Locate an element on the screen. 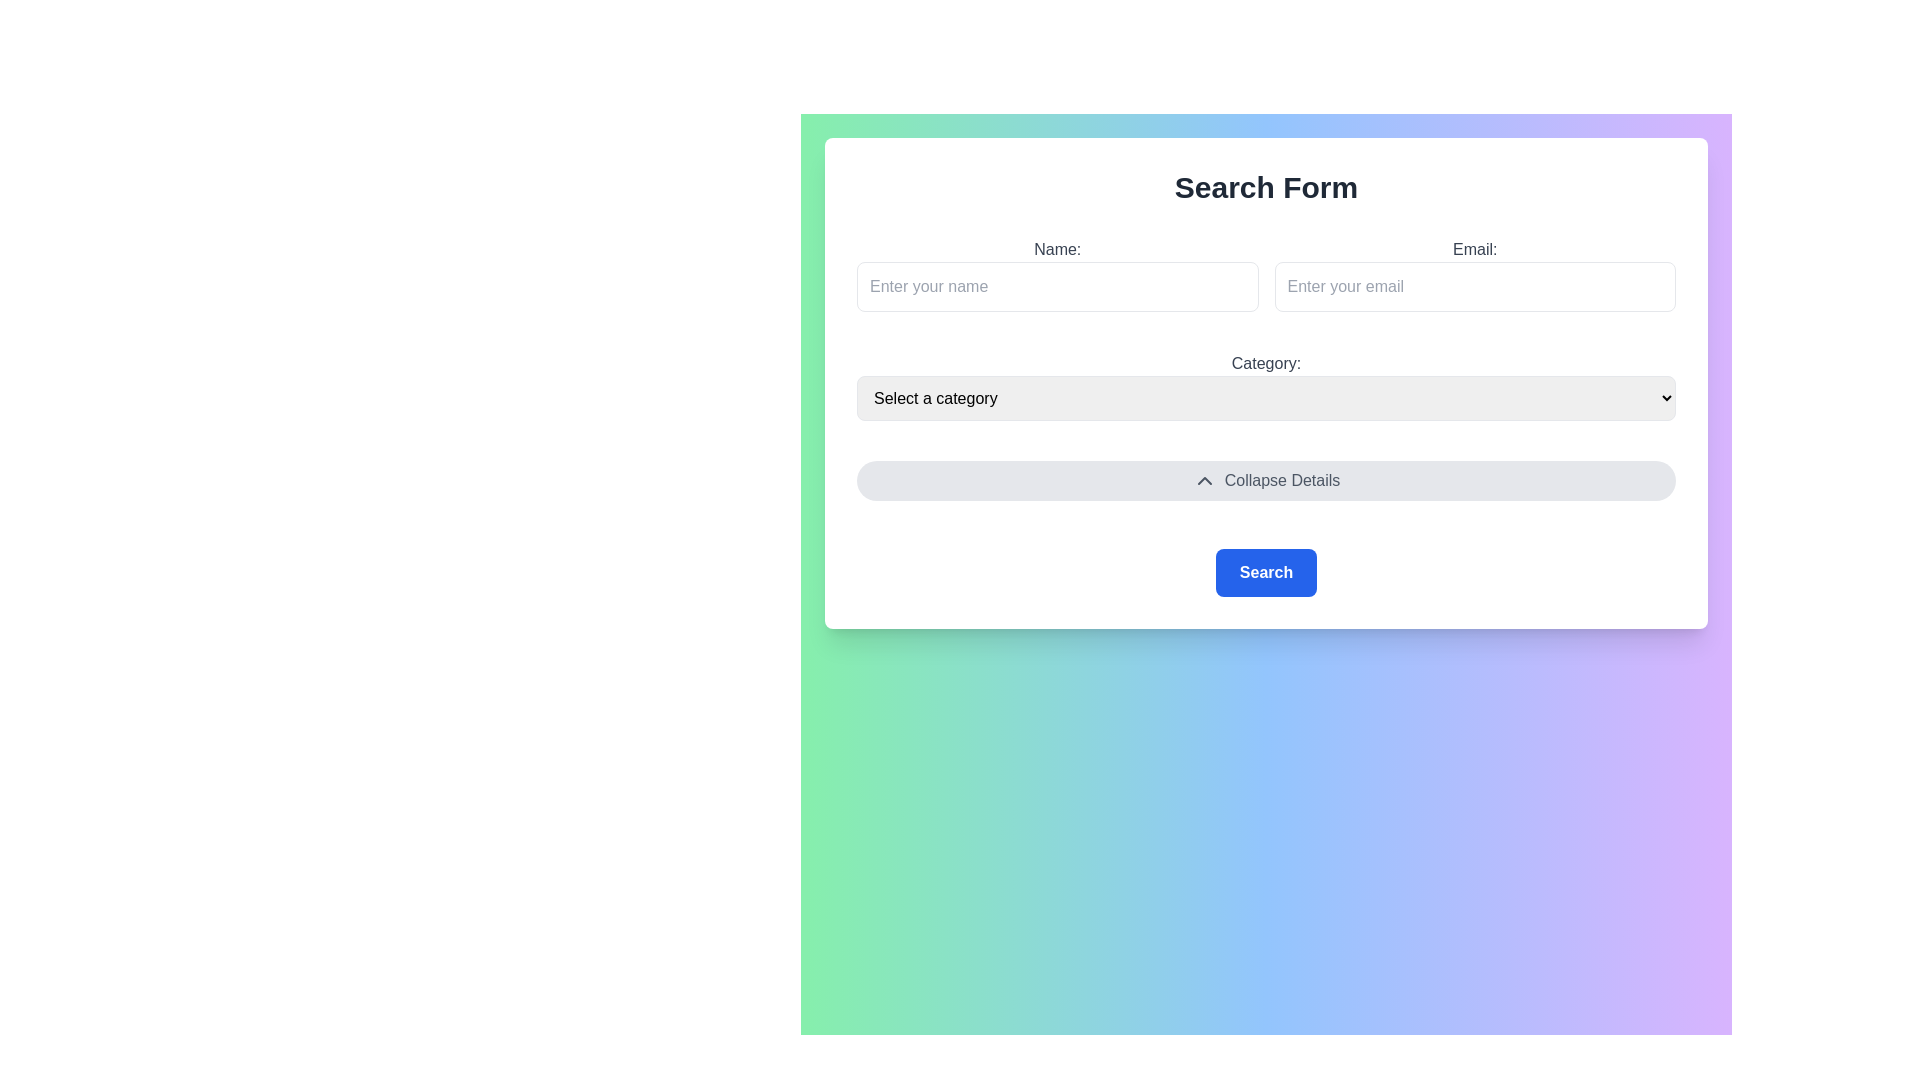 The width and height of the screenshot is (1920, 1080). the Text Label that indicates the interaction state of the button for toggling visibility, located within the button at the lower-center part of the form, to the right of the chevron icon is located at coordinates (1282, 481).